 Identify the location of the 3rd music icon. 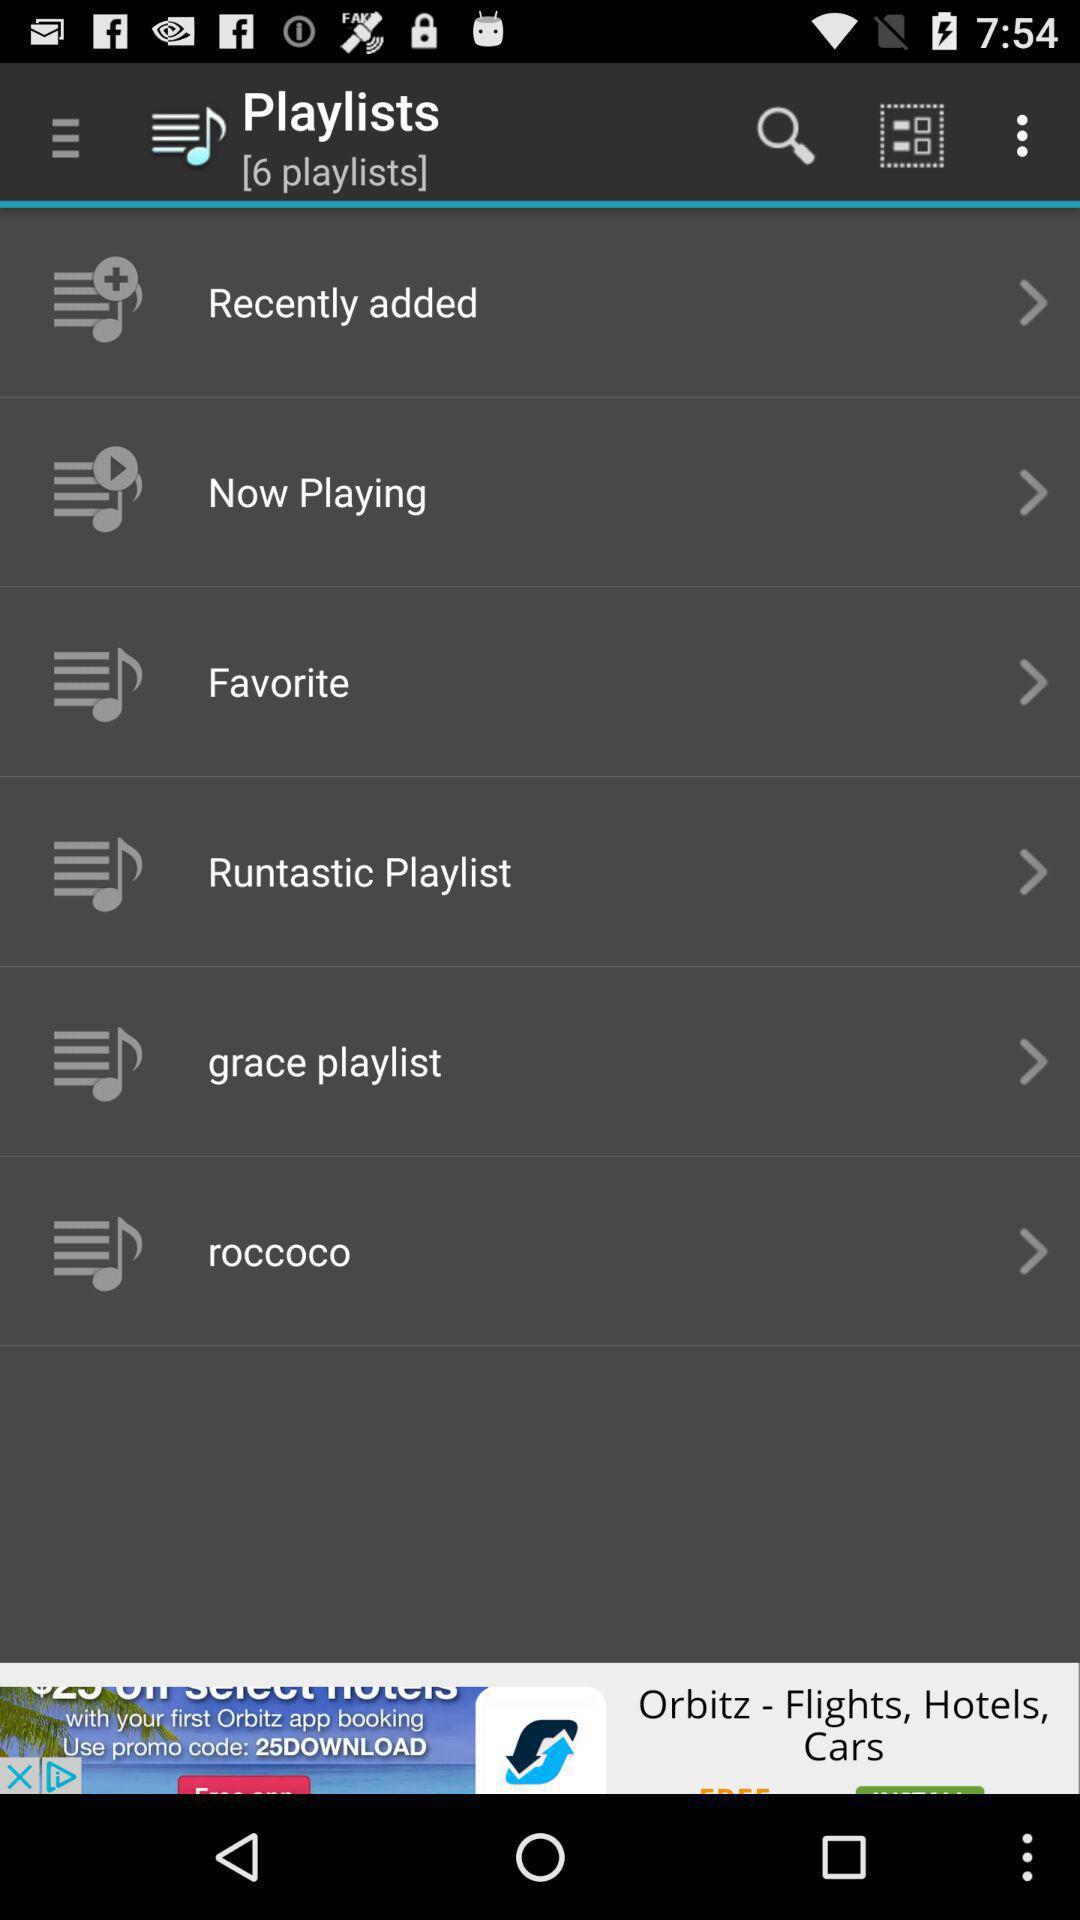
(95, 681).